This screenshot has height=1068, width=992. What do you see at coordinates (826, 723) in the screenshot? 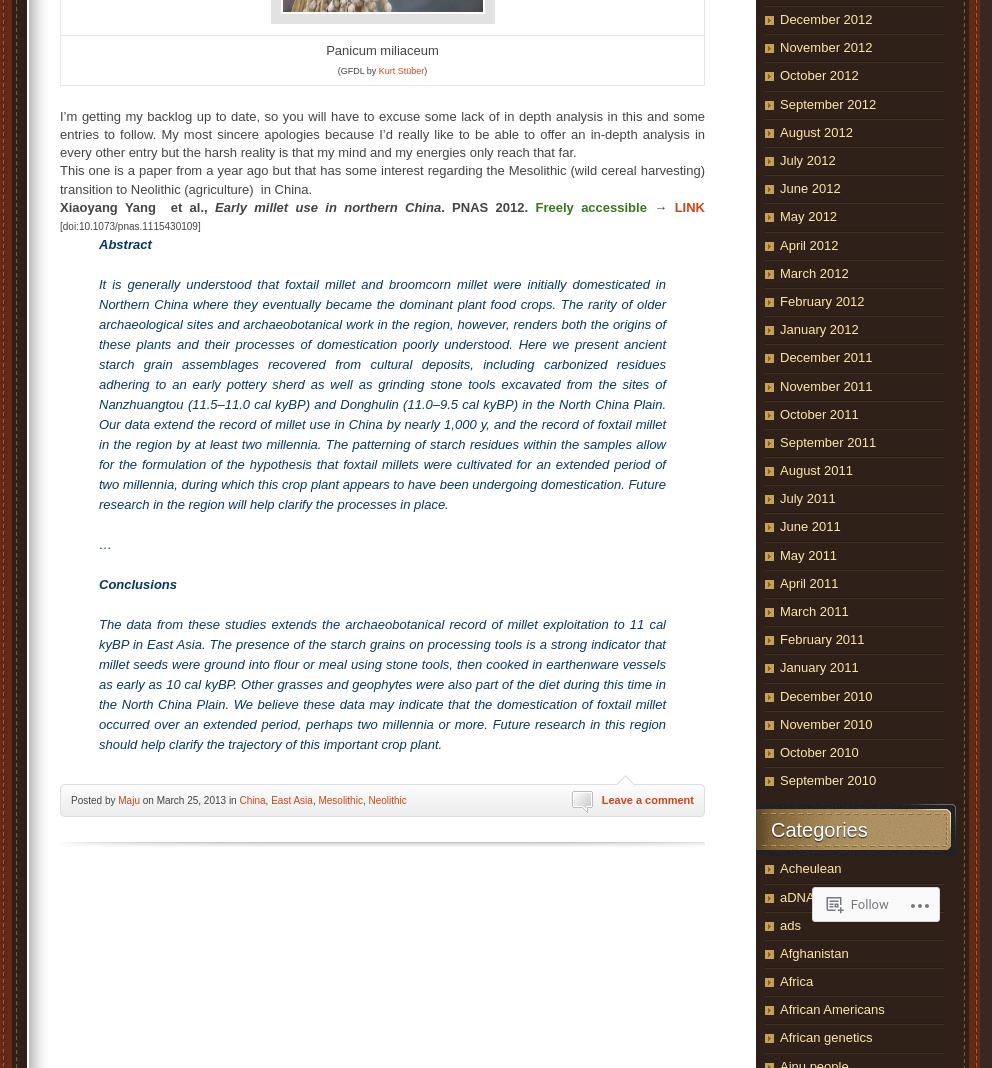
I see `'November 2010'` at bounding box center [826, 723].